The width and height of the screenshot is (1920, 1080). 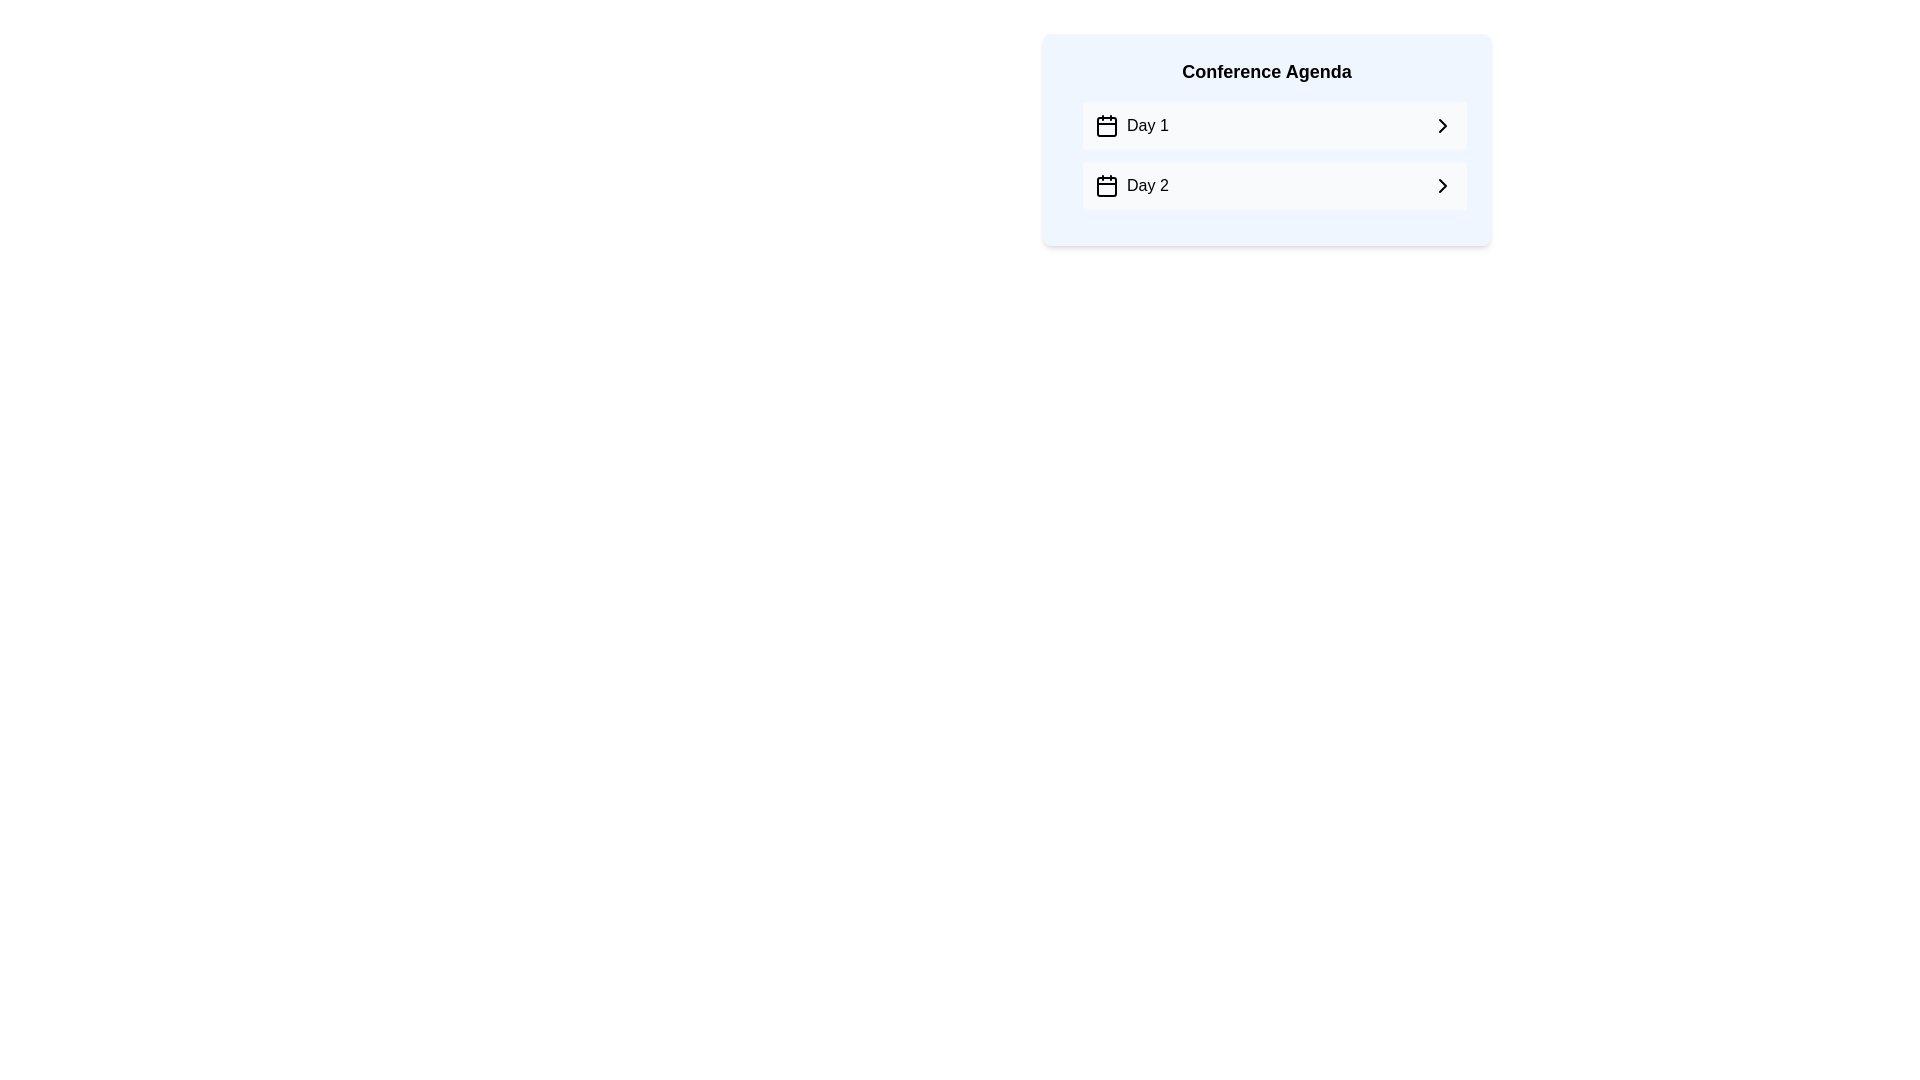 I want to click on the header text 'Conference Agenda' which indicates the schedule for a conference and is centrally aligned above the 'Day 1' and 'Day 2' elements, so click(x=1266, y=71).